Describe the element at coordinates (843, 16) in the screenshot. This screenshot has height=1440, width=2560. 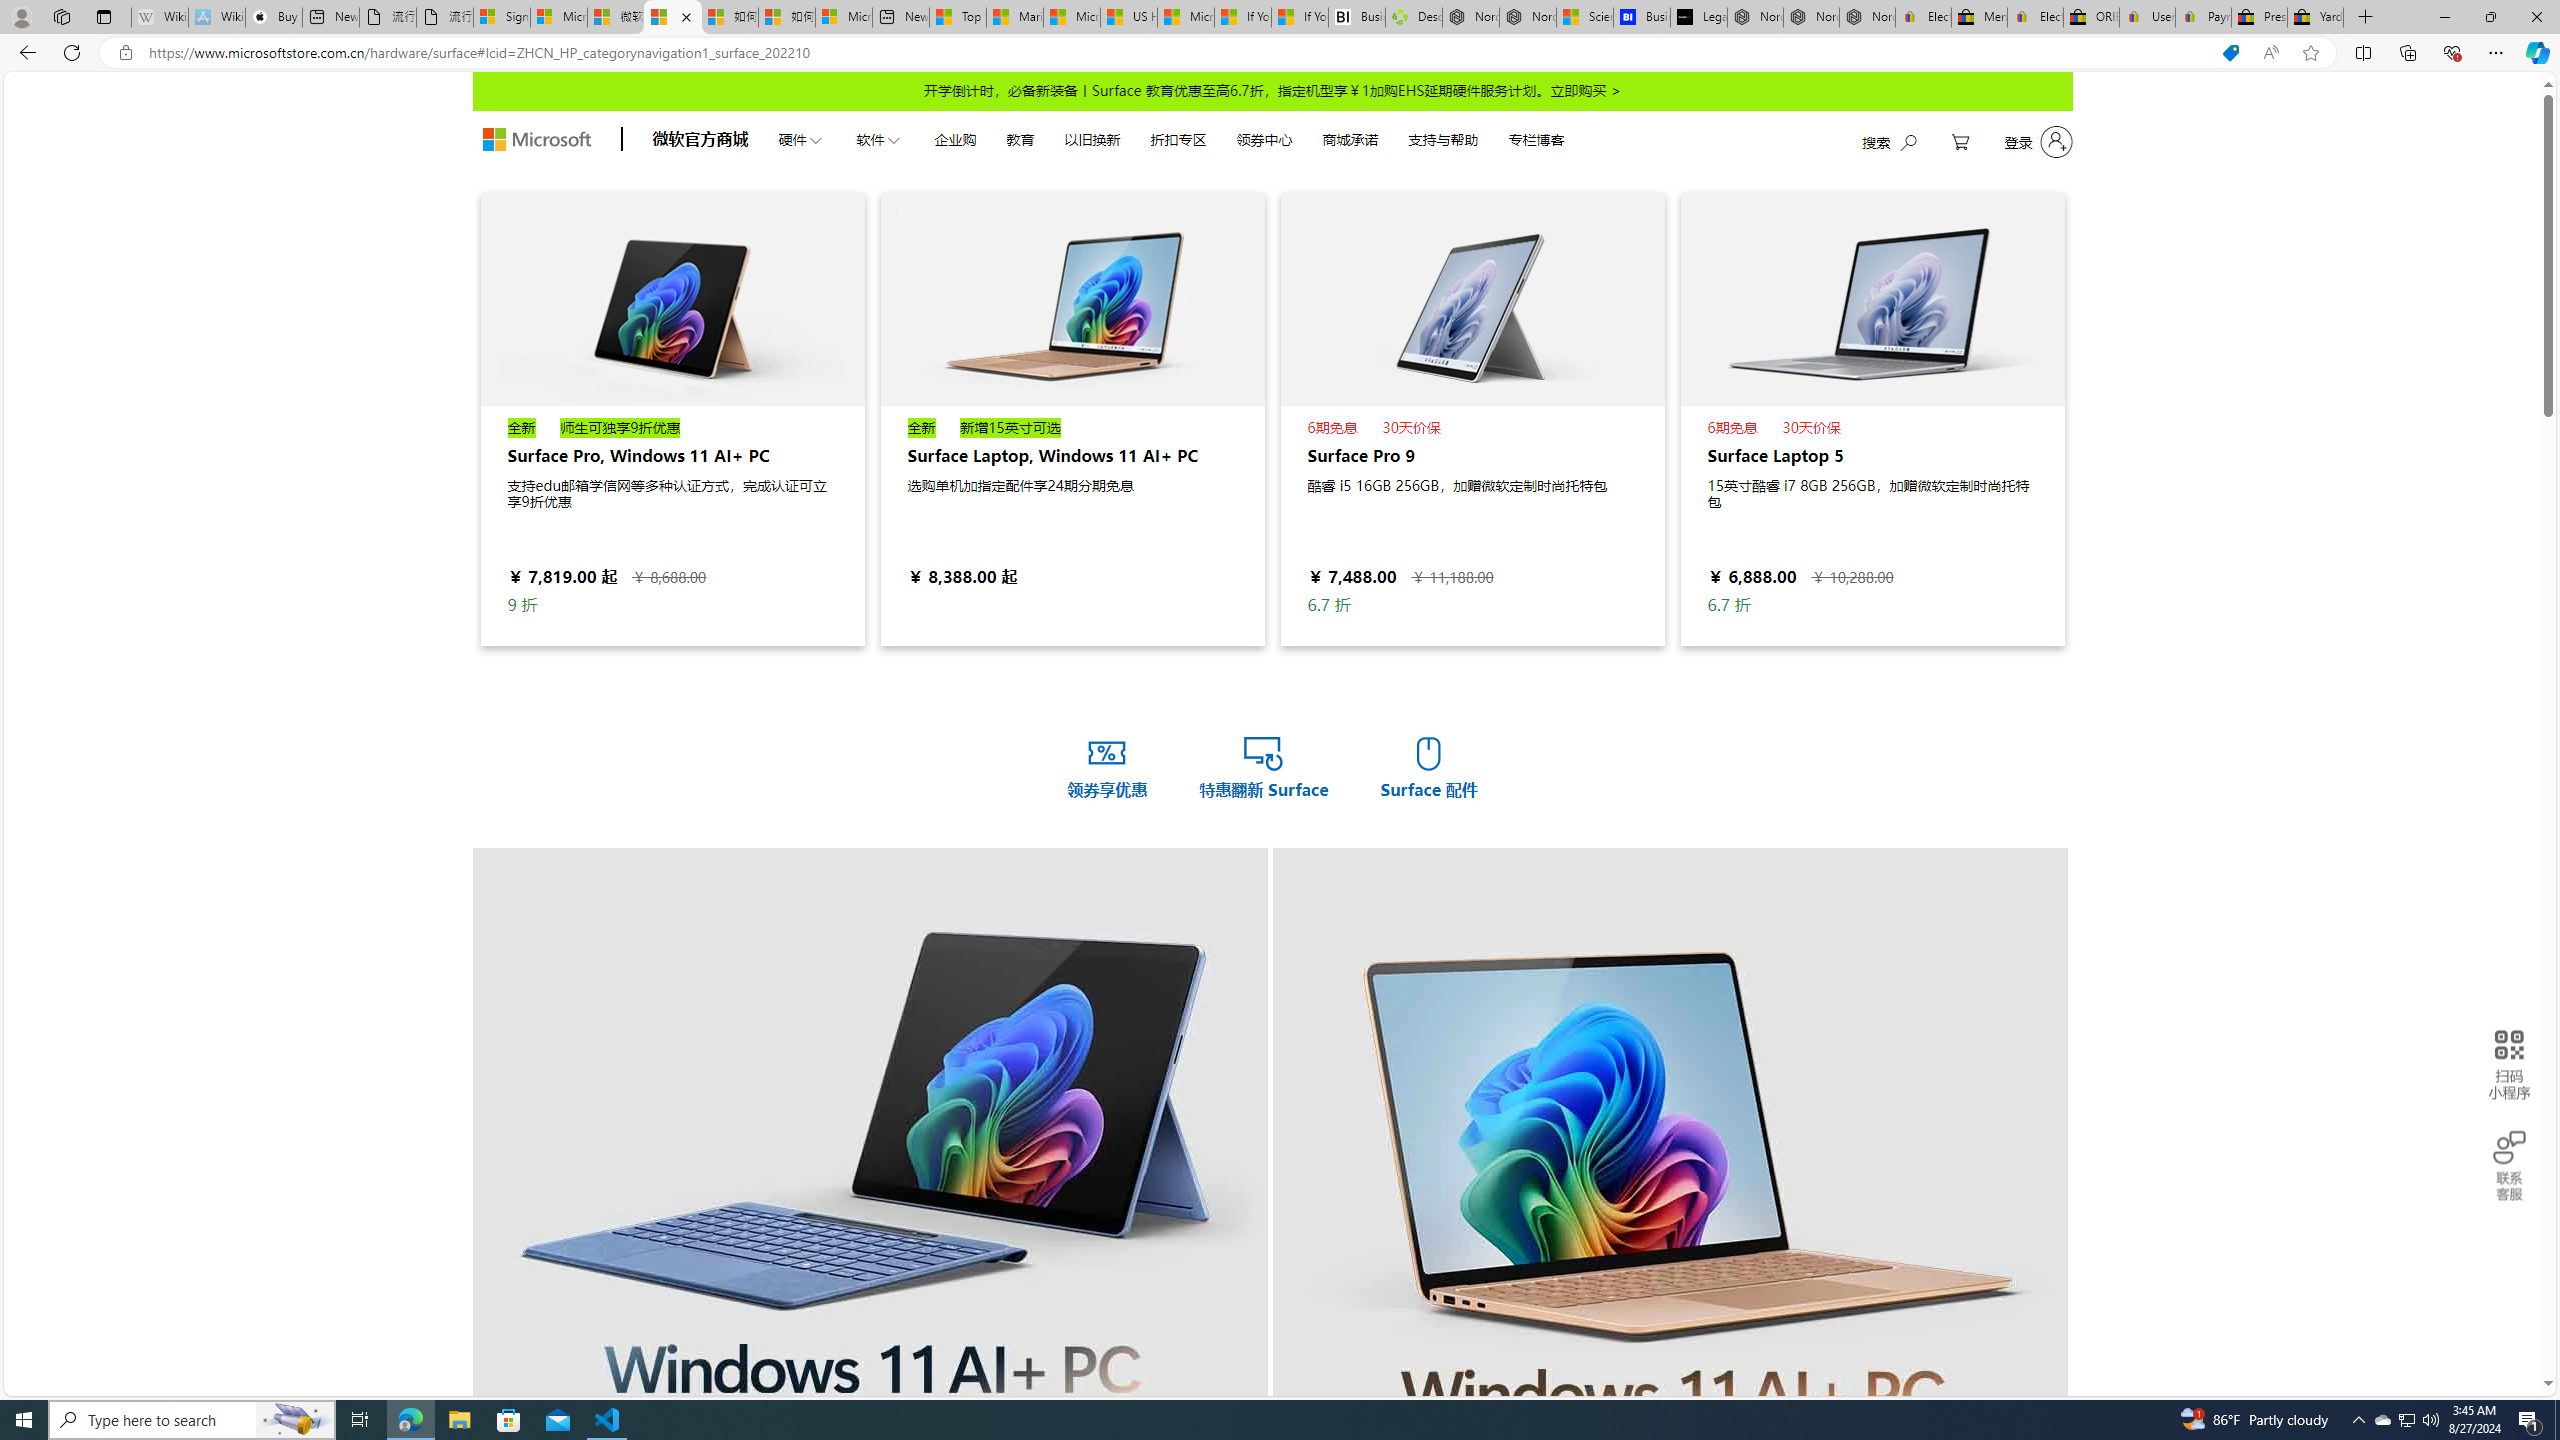
I see `'Microsoft account | Account Checkup'` at that location.